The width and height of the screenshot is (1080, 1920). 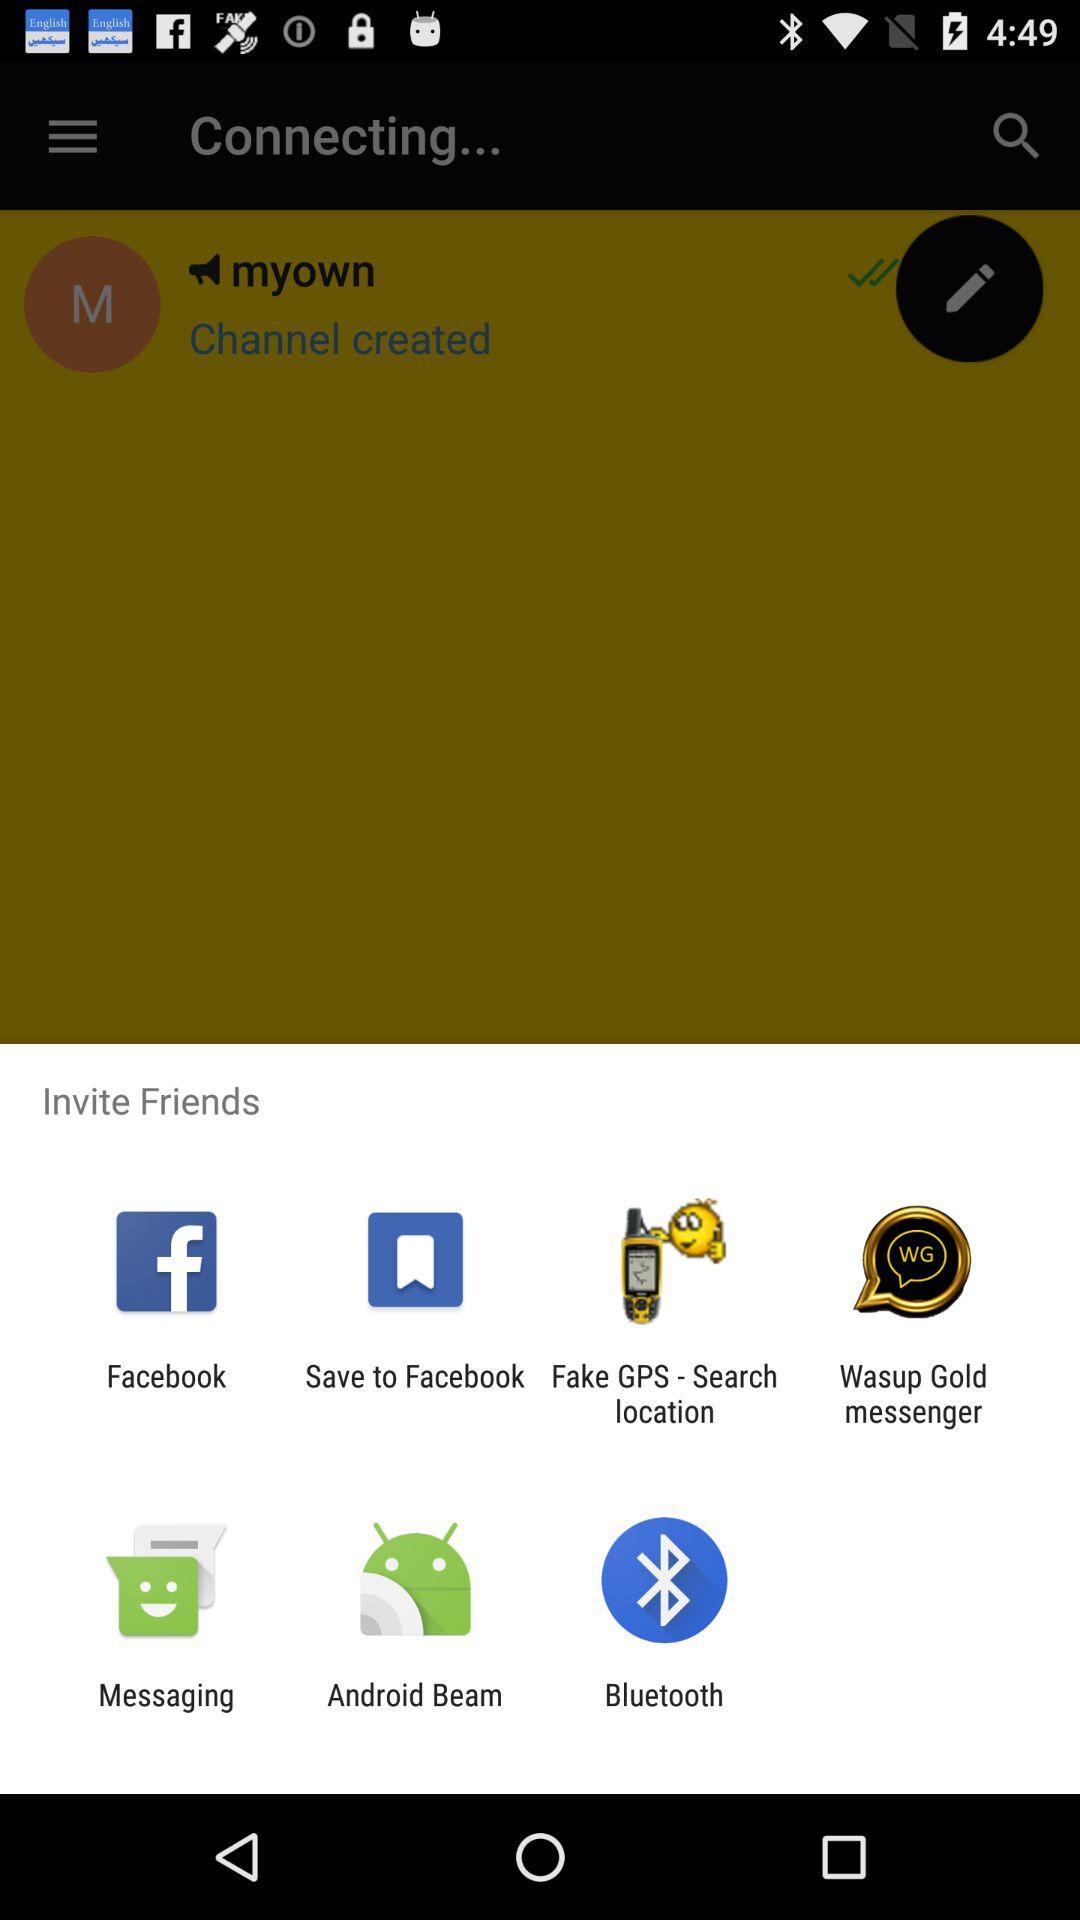 What do you see at coordinates (165, 1711) in the screenshot?
I see `messaging icon` at bounding box center [165, 1711].